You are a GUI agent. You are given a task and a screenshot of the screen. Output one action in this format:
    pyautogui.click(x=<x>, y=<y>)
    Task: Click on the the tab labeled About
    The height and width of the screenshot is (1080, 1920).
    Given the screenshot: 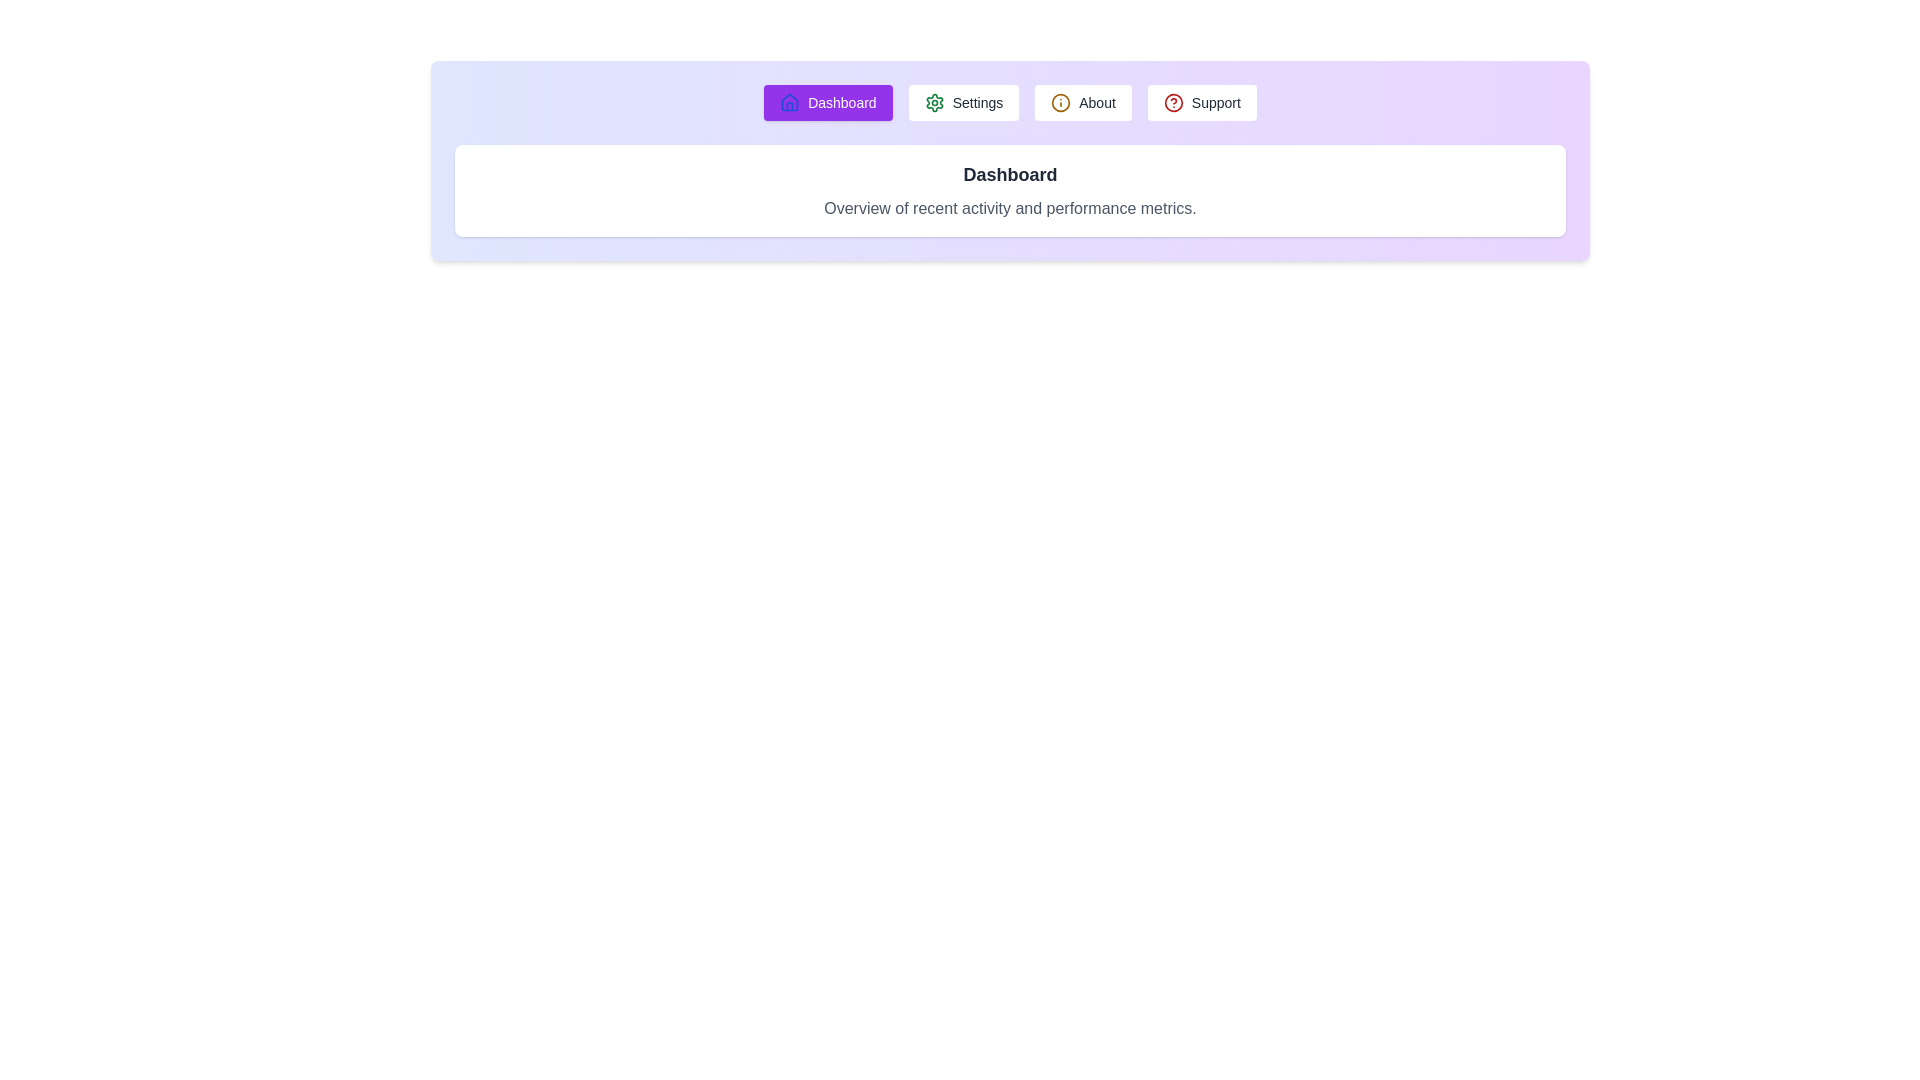 What is the action you would take?
    pyautogui.click(x=1082, y=103)
    